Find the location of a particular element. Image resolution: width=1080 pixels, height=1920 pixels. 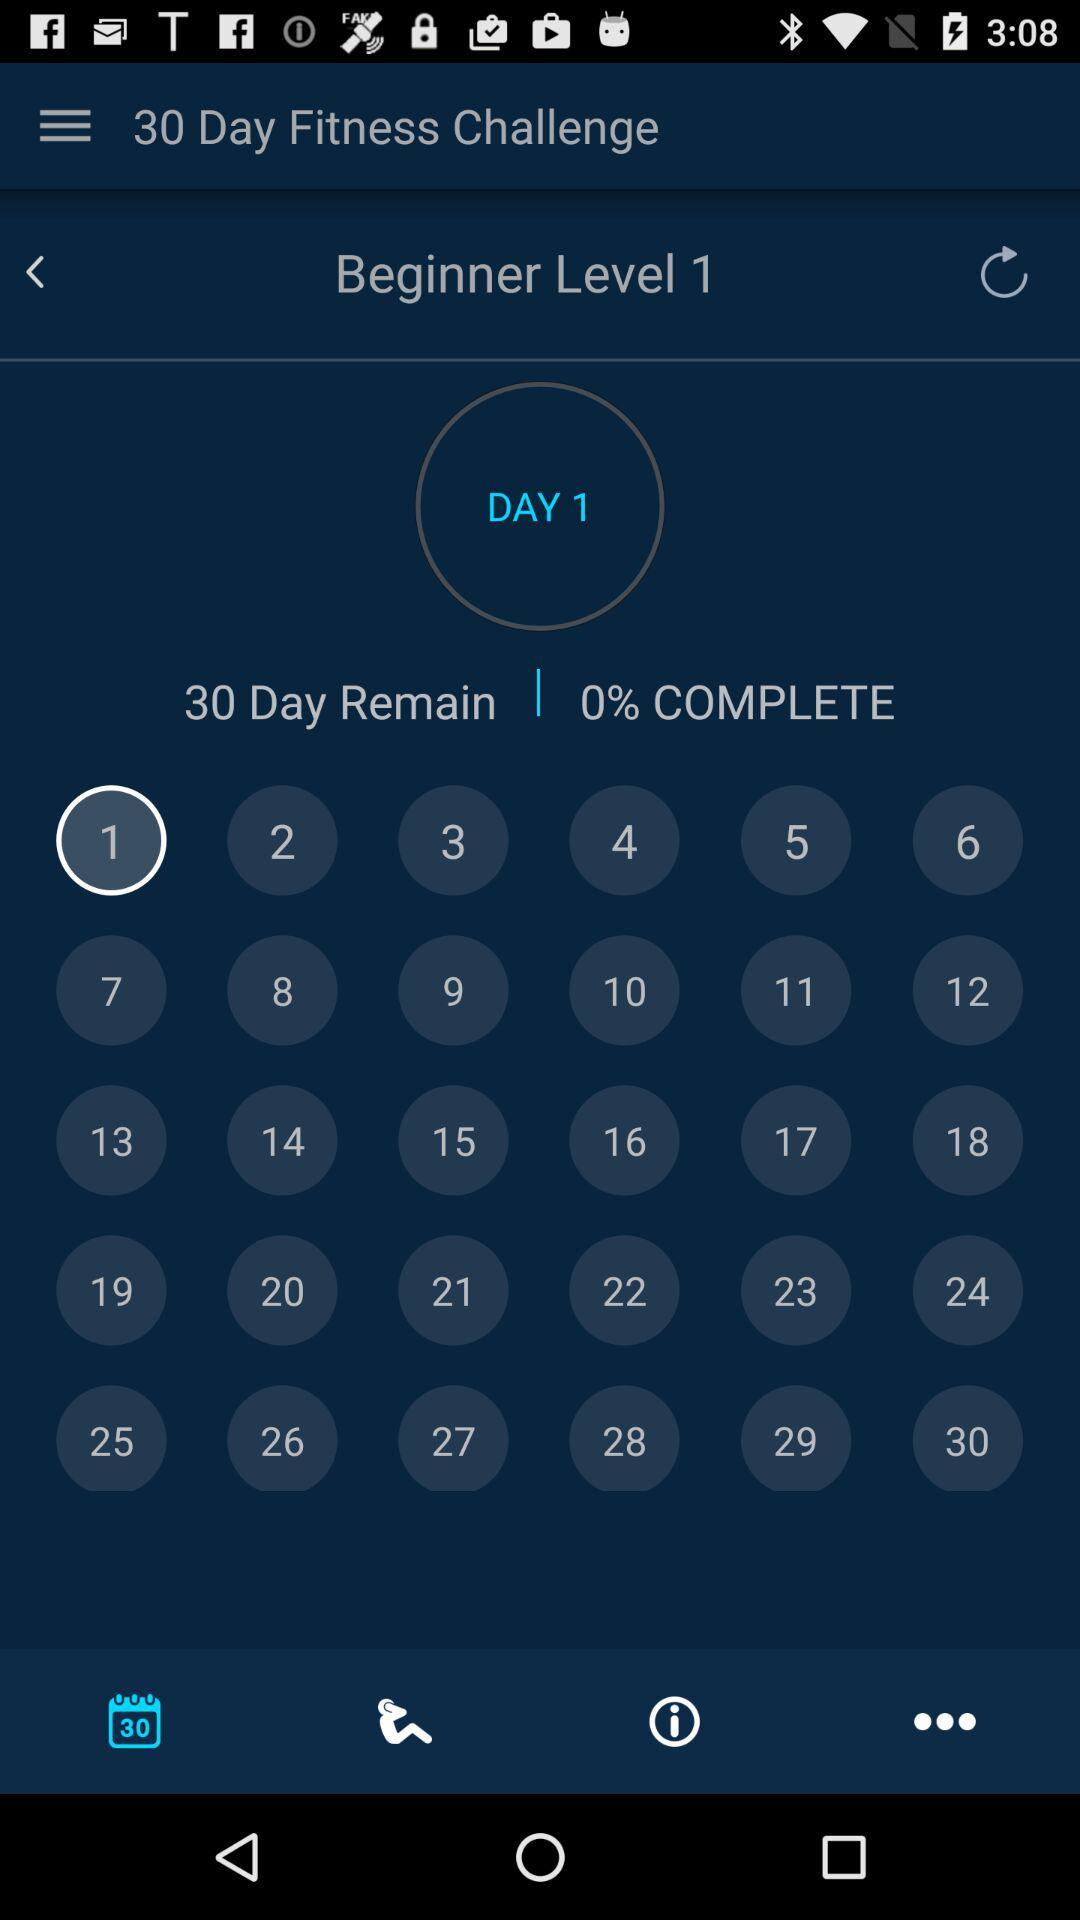

the arrow_backward icon is located at coordinates (58, 290).